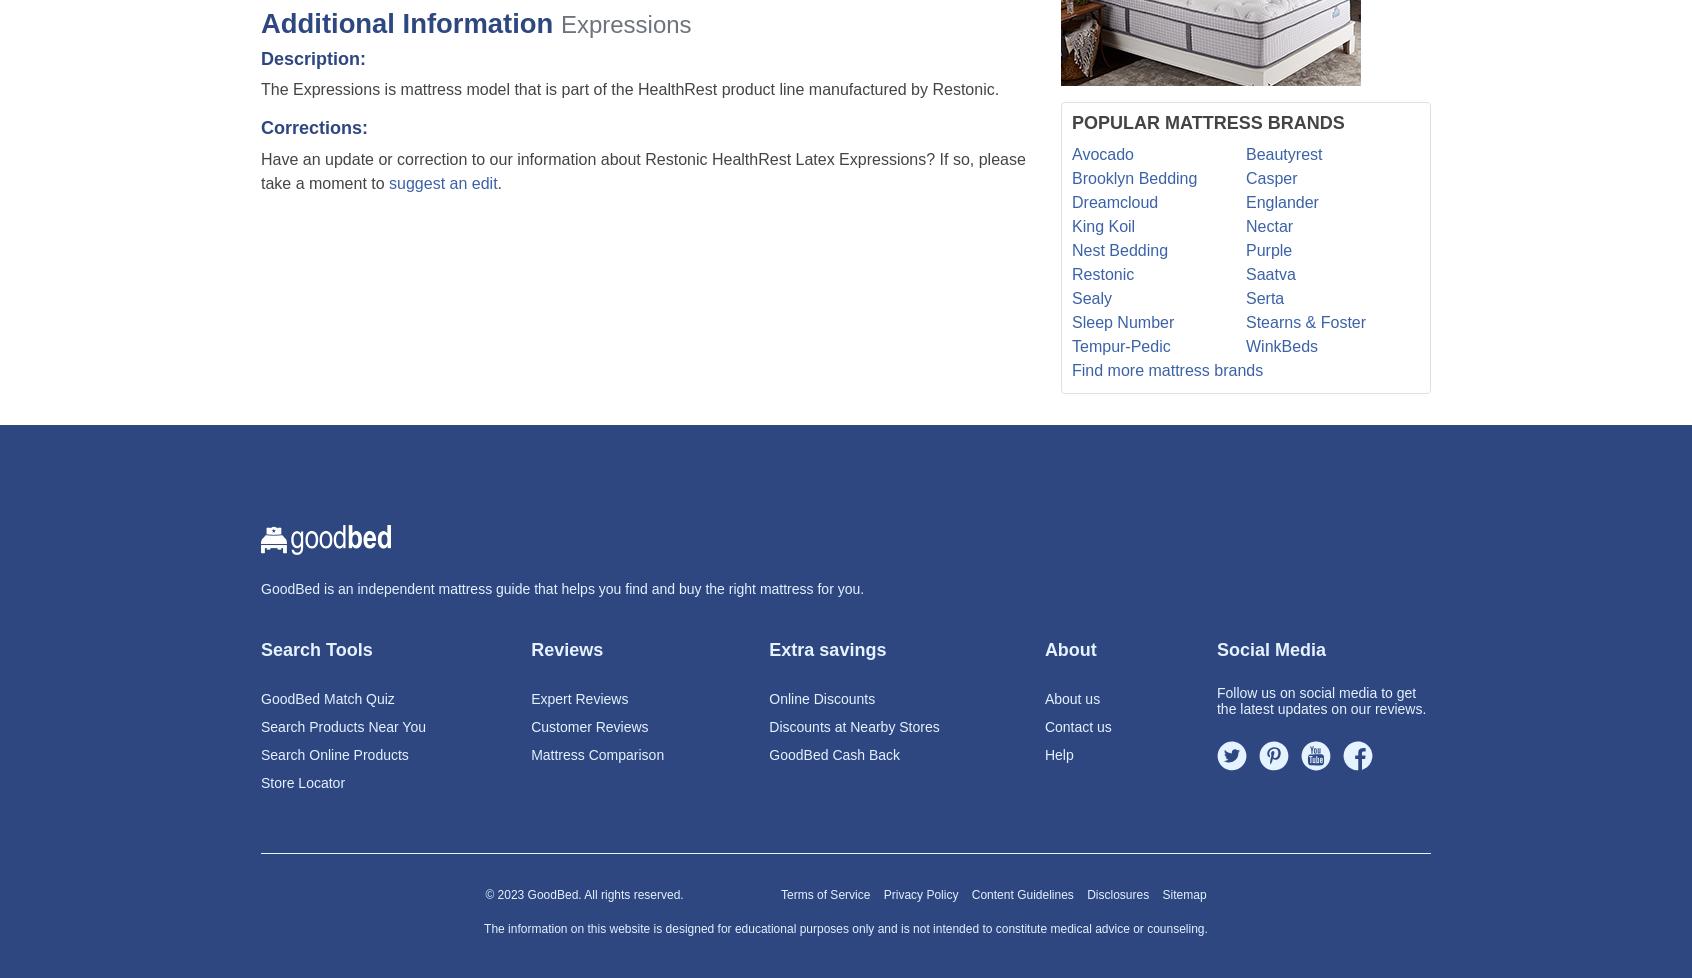 The width and height of the screenshot is (1692, 978). What do you see at coordinates (845, 927) in the screenshot?
I see `'The information on this website is designed for educational purposes only and is not intended to constitute medical advice or counseling.'` at bounding box center [845, 927].